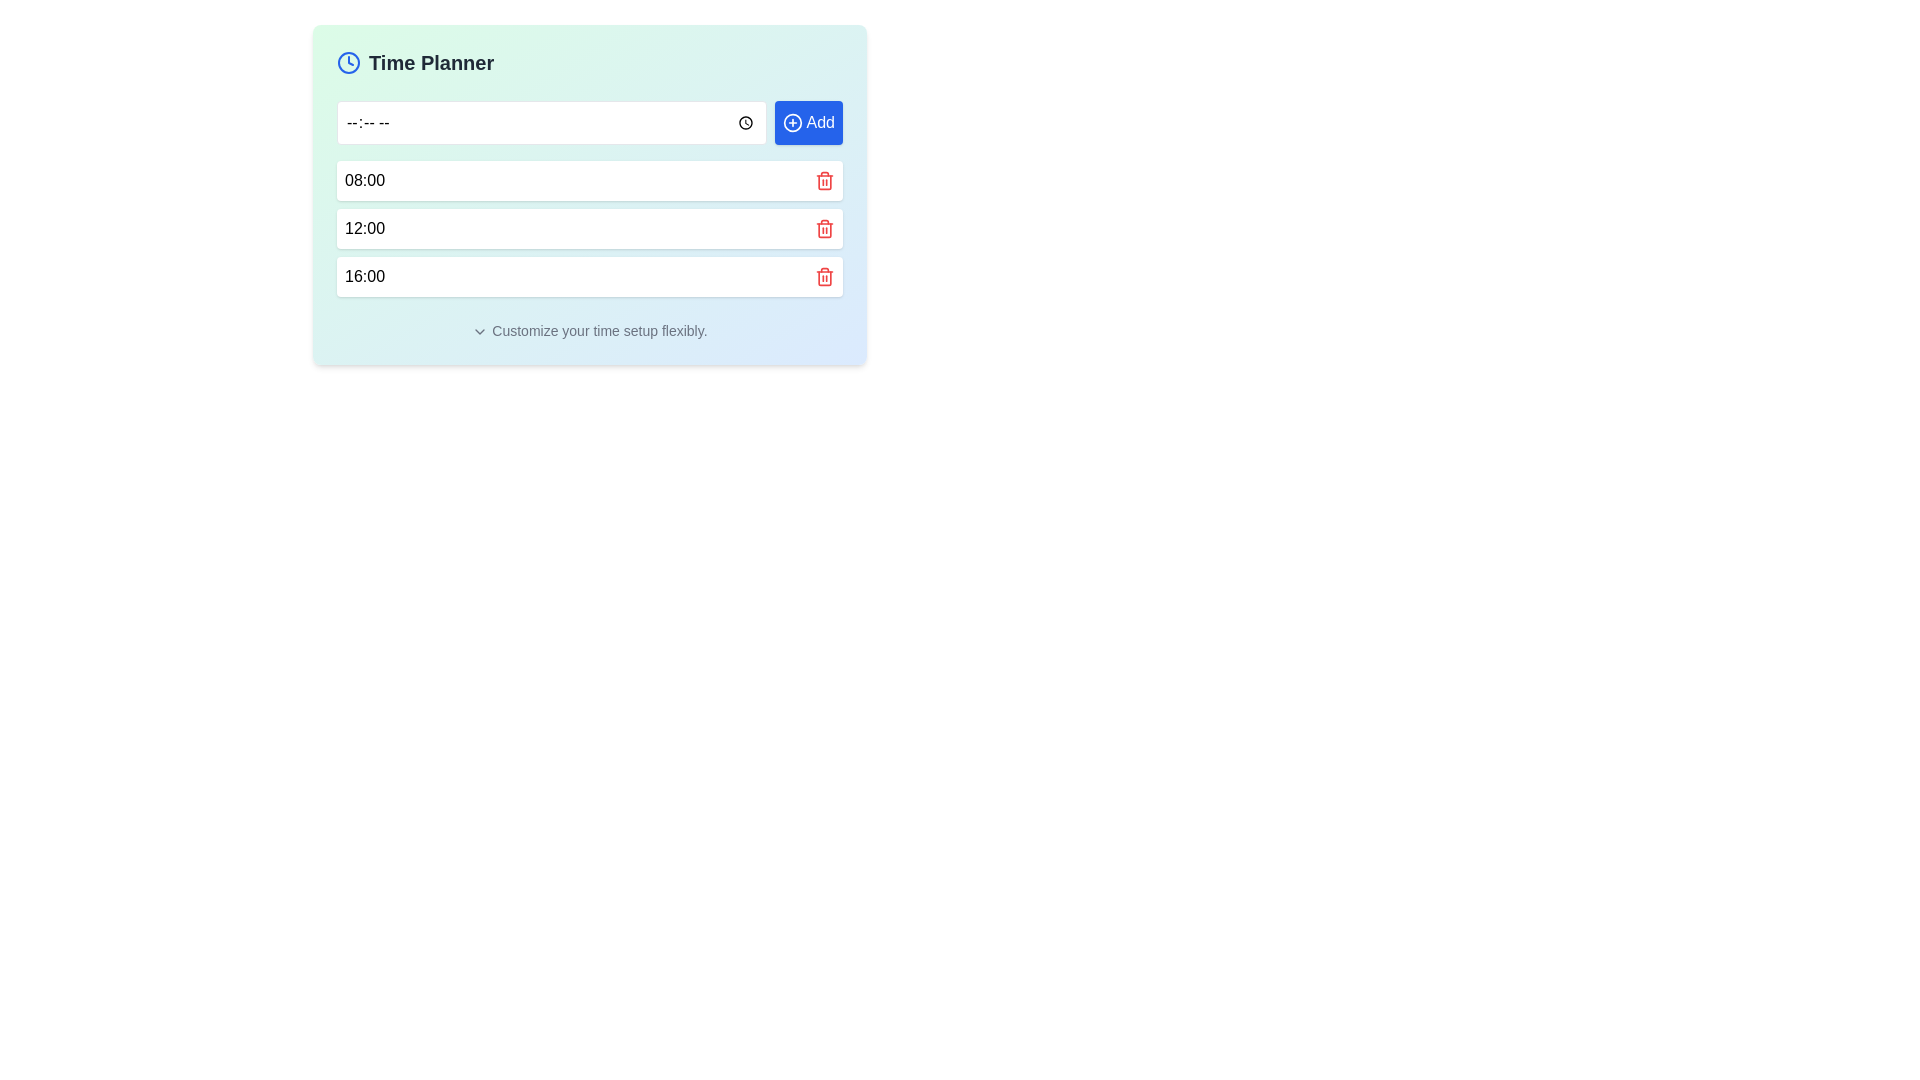  I want to click on the clock icon with a blue outline located to the left of the 'Time Planner' heading, so click(349, 61).